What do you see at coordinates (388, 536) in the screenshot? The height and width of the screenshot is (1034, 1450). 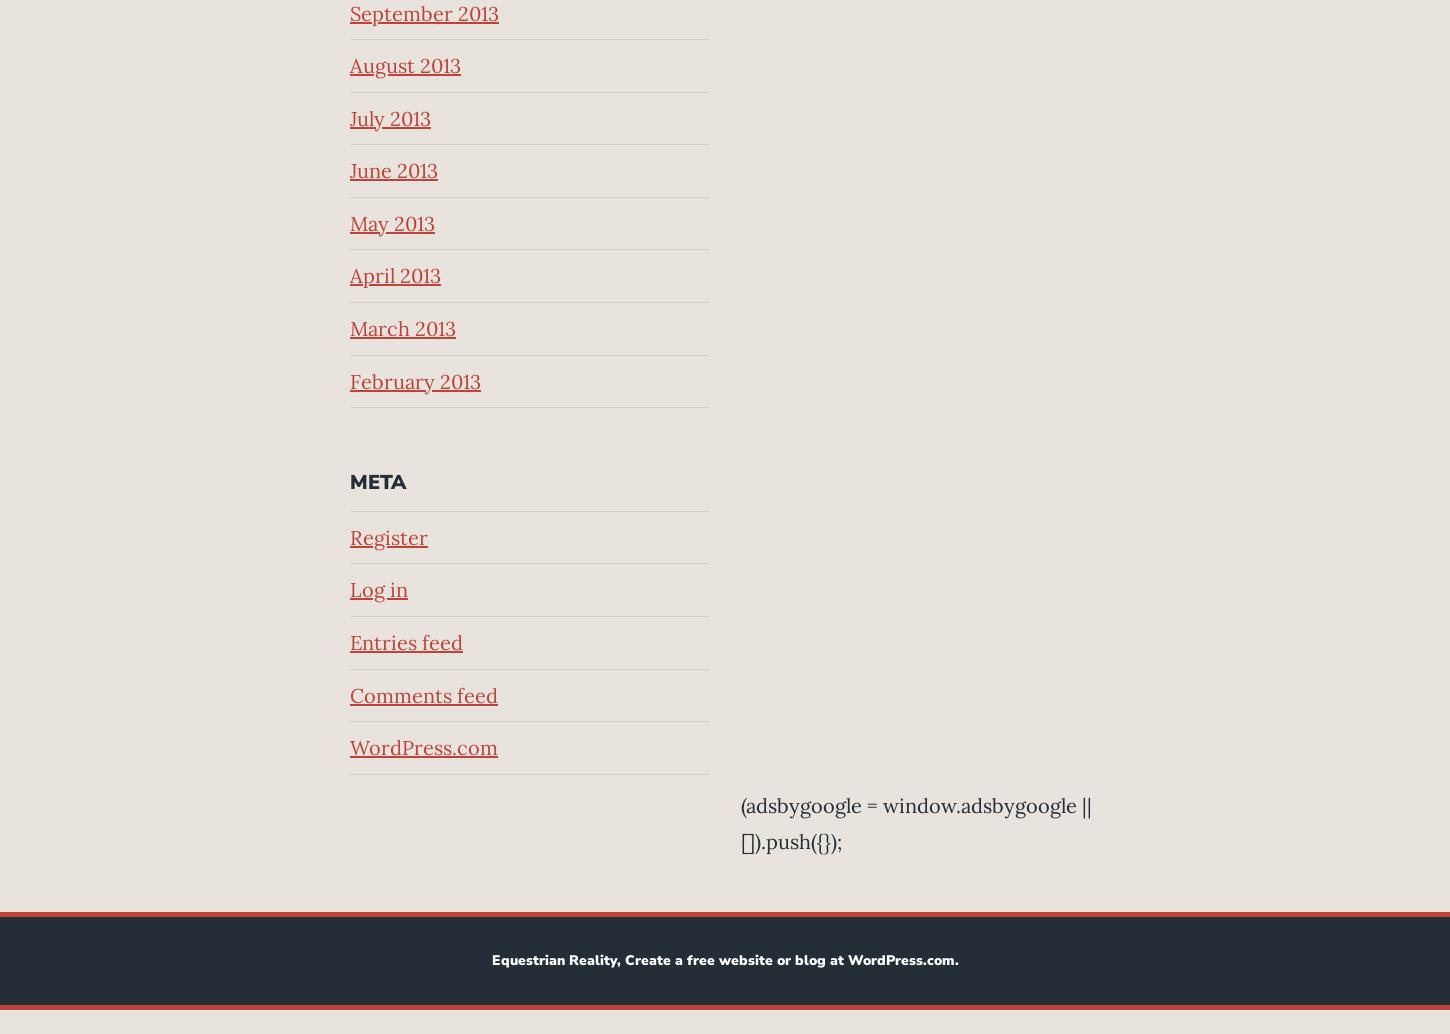 I see `'Register'` at bounding box center [388, 536].